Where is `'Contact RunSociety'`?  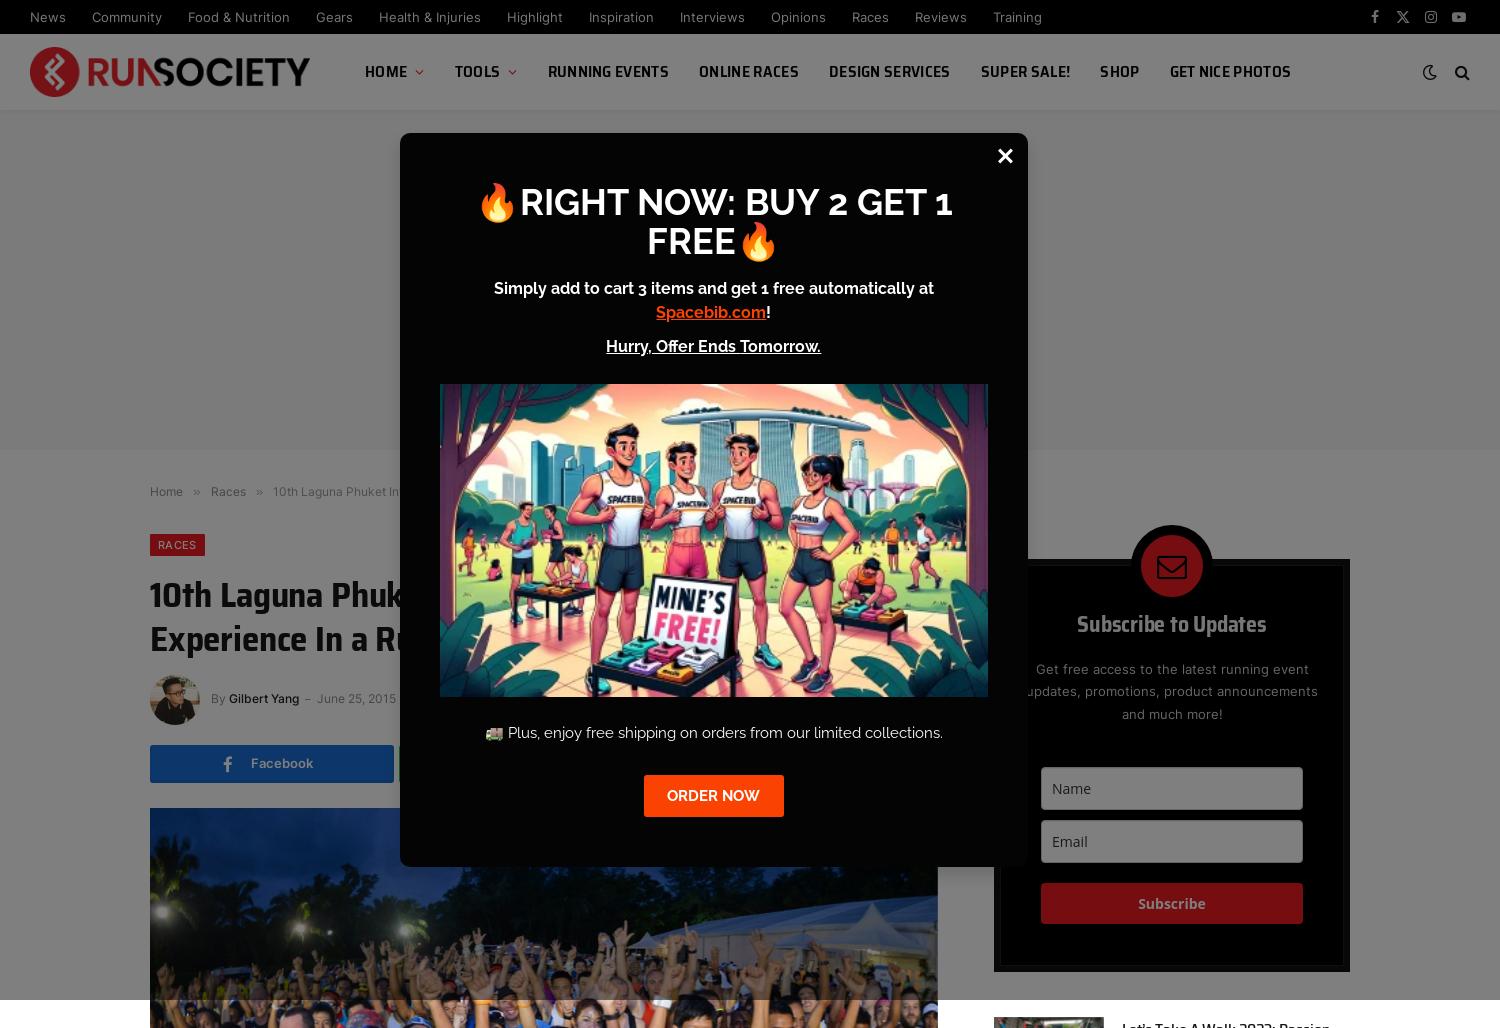
'Contact RunSociety' is located at coordinates (427, 210).